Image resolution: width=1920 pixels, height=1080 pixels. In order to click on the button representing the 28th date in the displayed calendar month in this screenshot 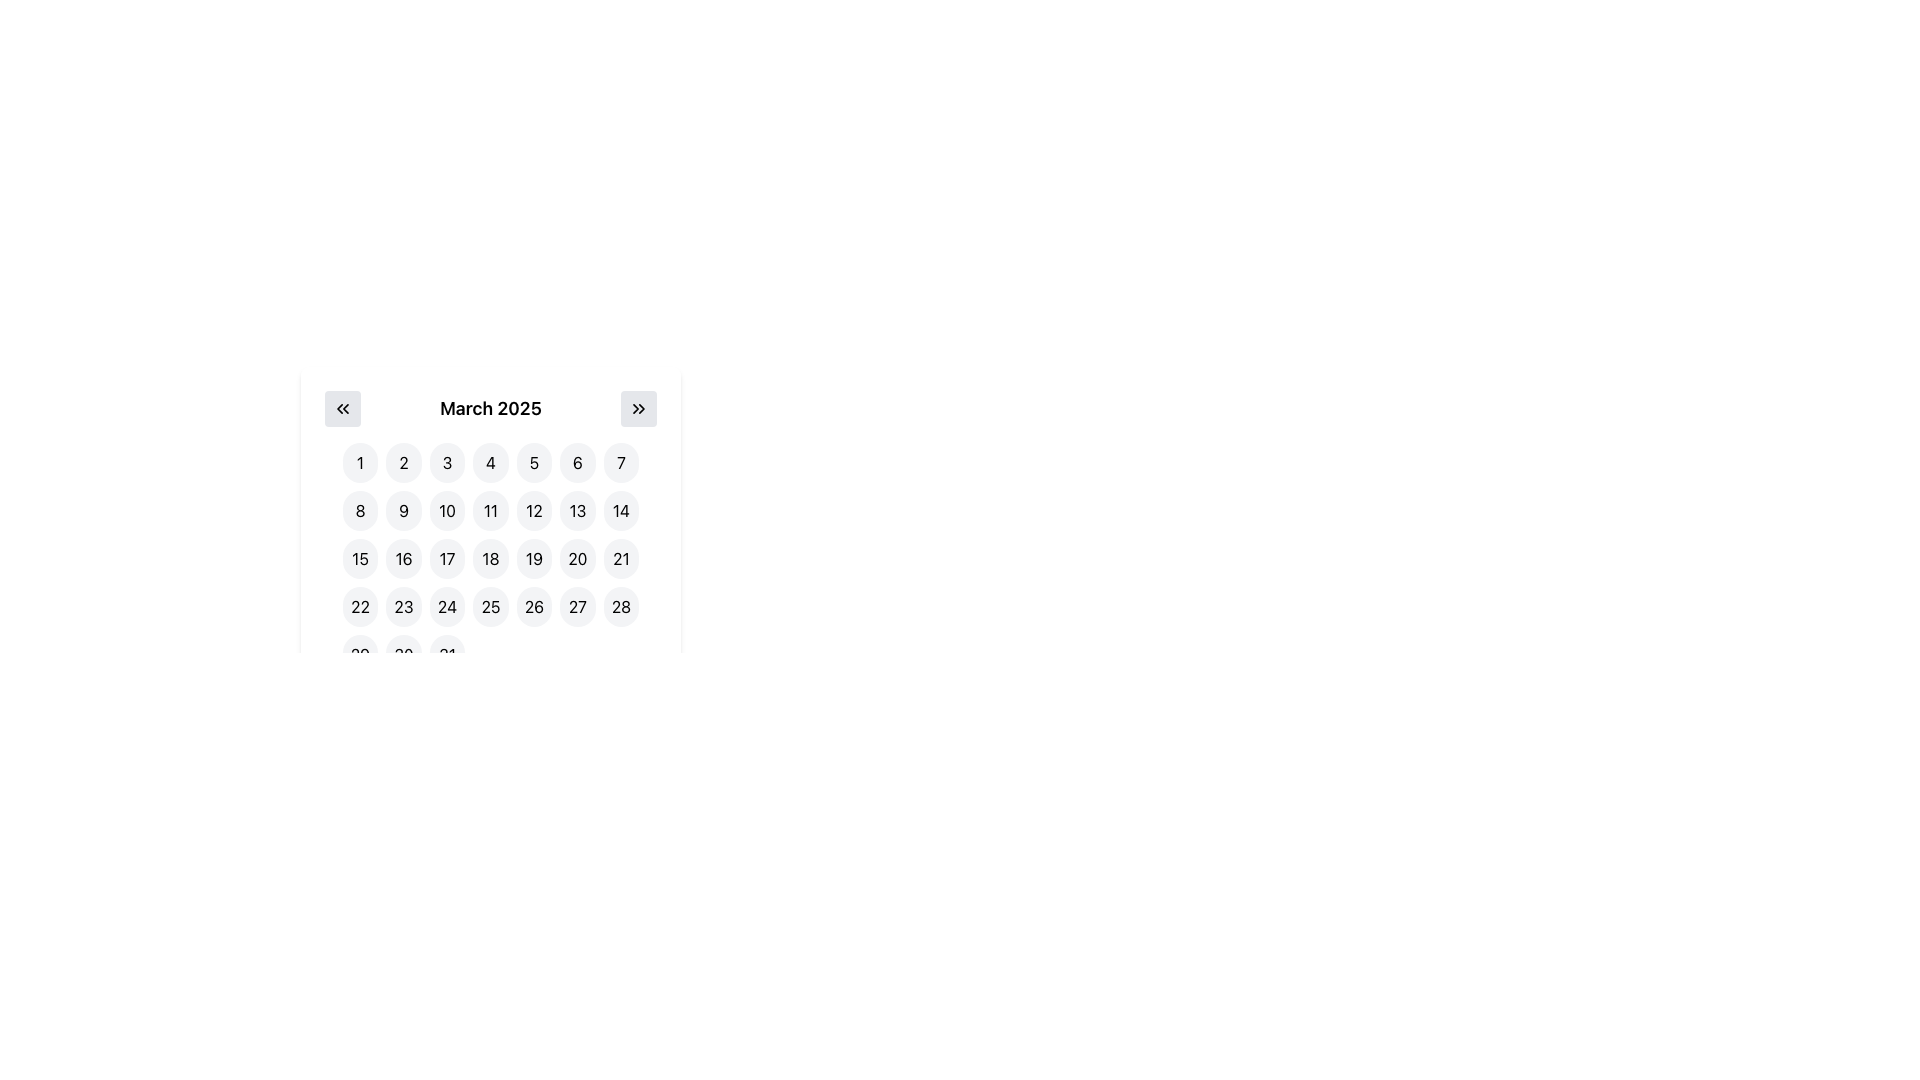, I will do `click(620, 605)`.